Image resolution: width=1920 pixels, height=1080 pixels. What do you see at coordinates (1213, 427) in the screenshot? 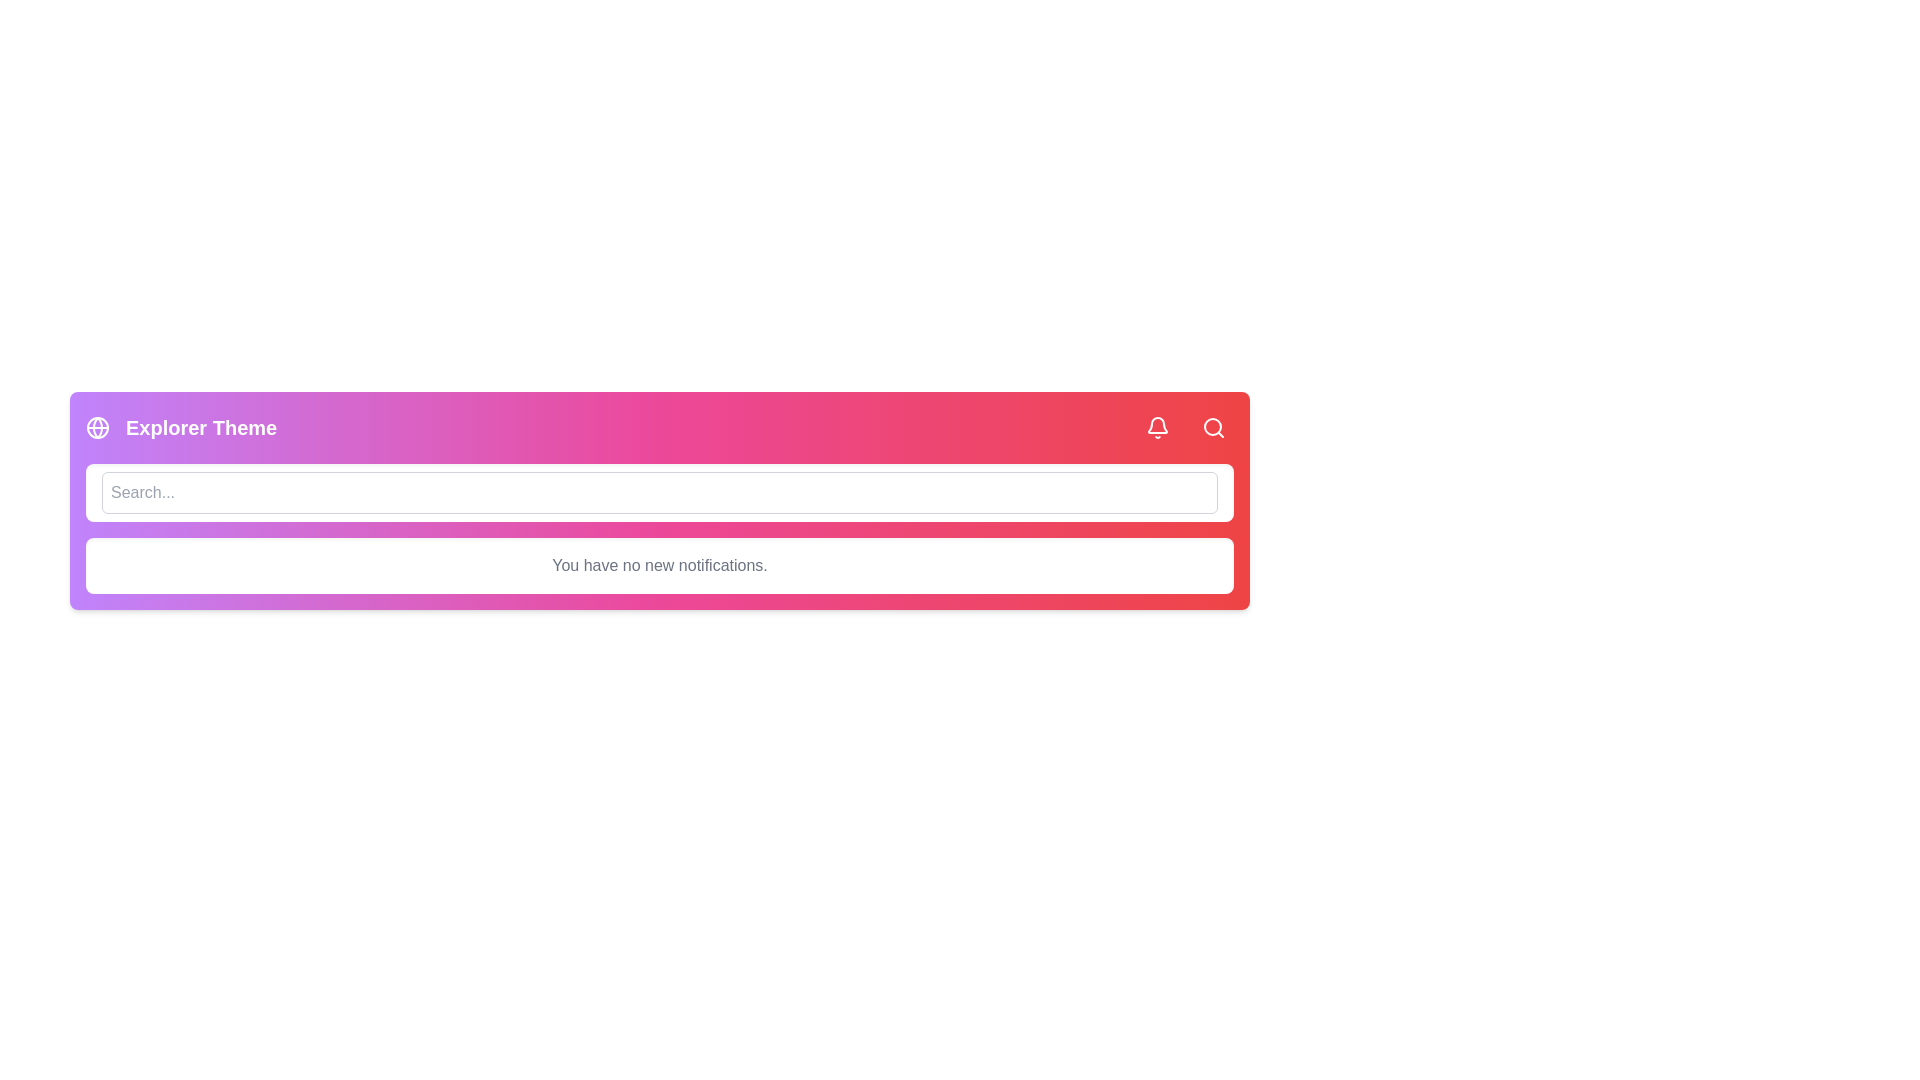
I see `the search button located in the top-right corner of the interface to initiate a search action` at bounding box center [1213, 427].